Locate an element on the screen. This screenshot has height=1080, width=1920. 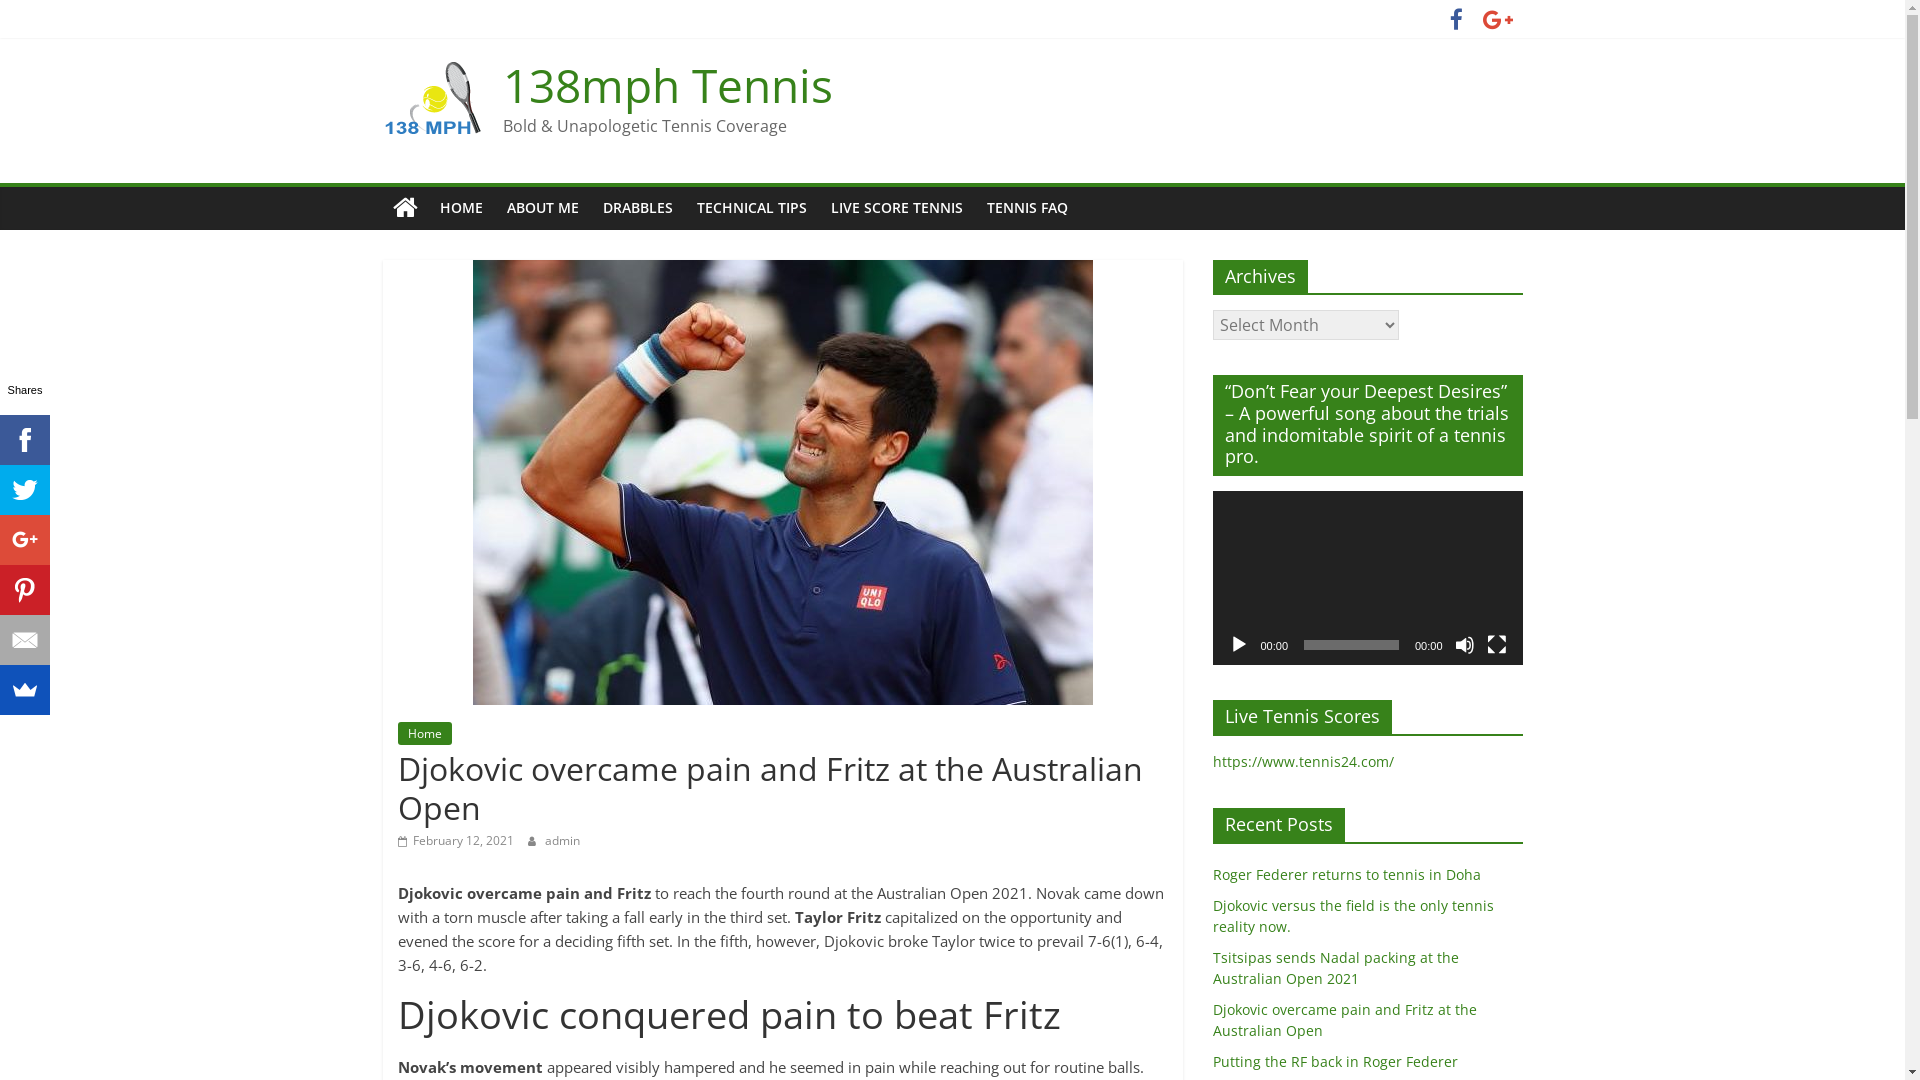
'TENNIS FAQ' is located at coordinates (1026, 208).